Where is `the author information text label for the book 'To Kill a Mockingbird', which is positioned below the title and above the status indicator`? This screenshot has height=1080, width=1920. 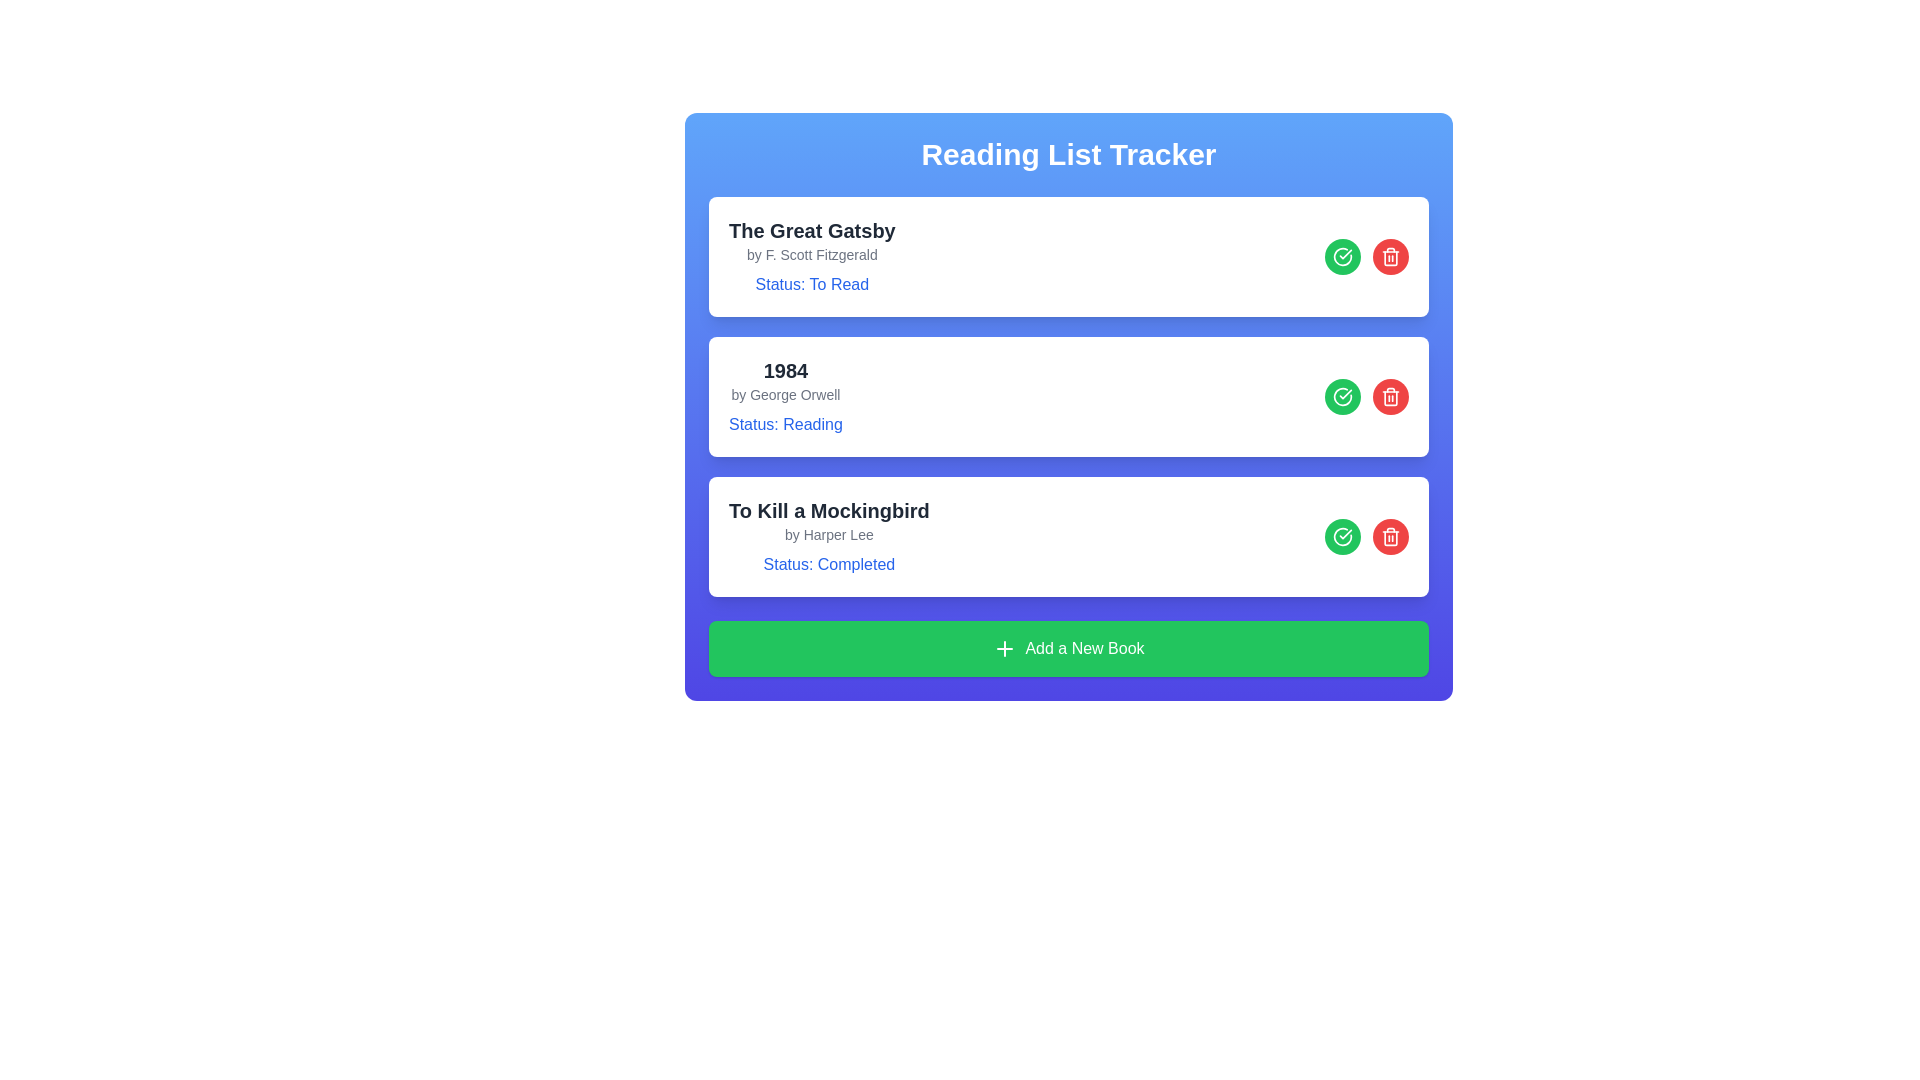
the author information text label for the book 'To Kill a Mockingbird', which is positioned below the title and above the status indicator is located at coordinates (829, 534).